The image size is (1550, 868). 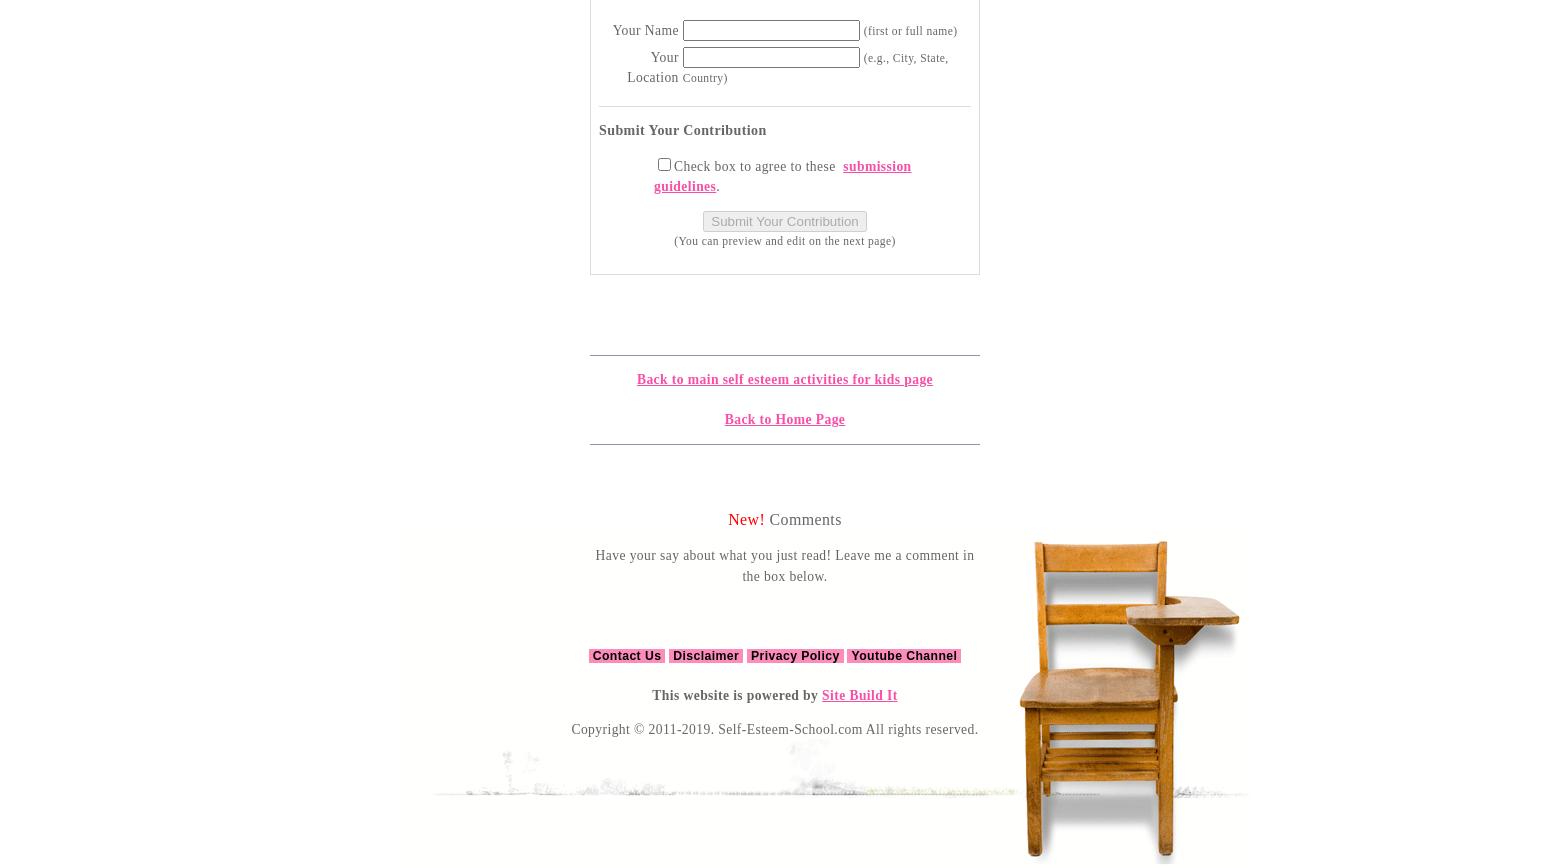 I want to click on 'This website is powered by', so click(x=737, y=695).